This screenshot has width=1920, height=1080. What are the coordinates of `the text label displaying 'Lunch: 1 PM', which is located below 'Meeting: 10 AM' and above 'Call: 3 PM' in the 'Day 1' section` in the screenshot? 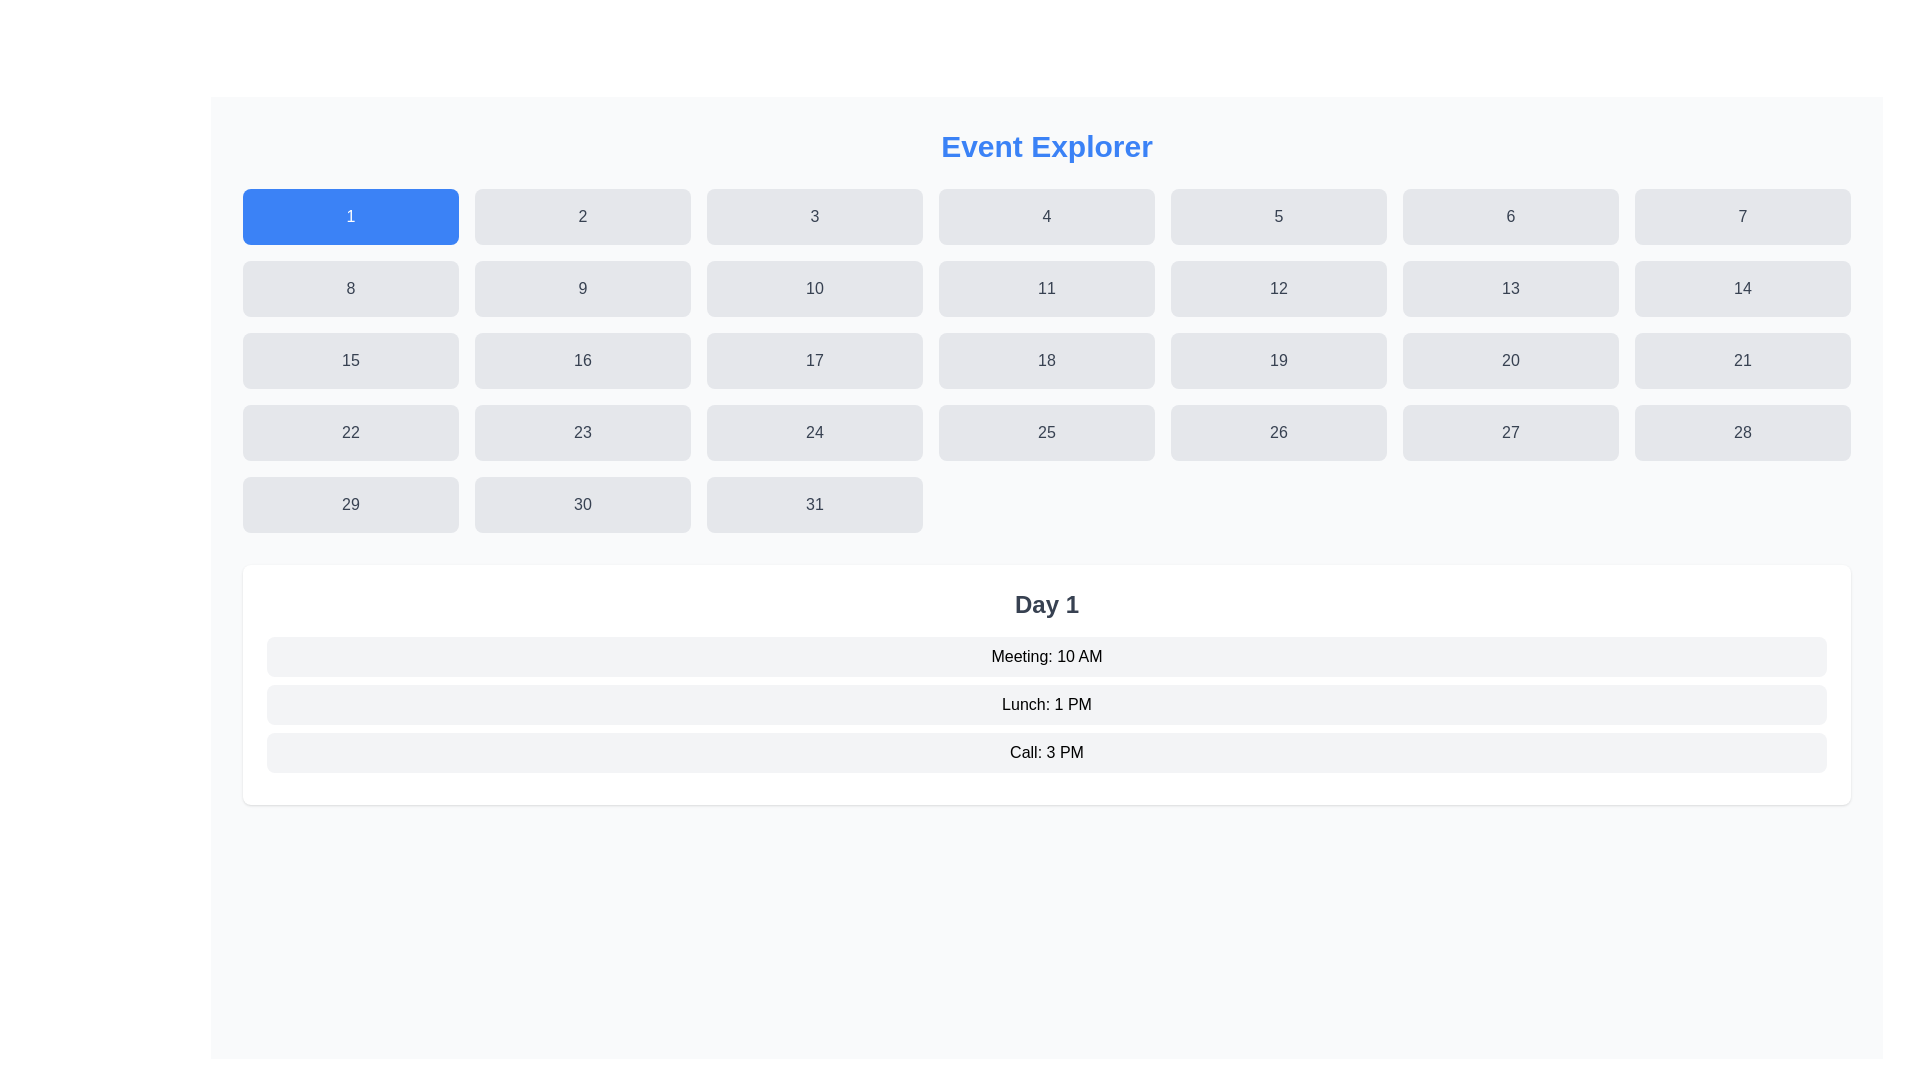 It's located at (1045, 704).